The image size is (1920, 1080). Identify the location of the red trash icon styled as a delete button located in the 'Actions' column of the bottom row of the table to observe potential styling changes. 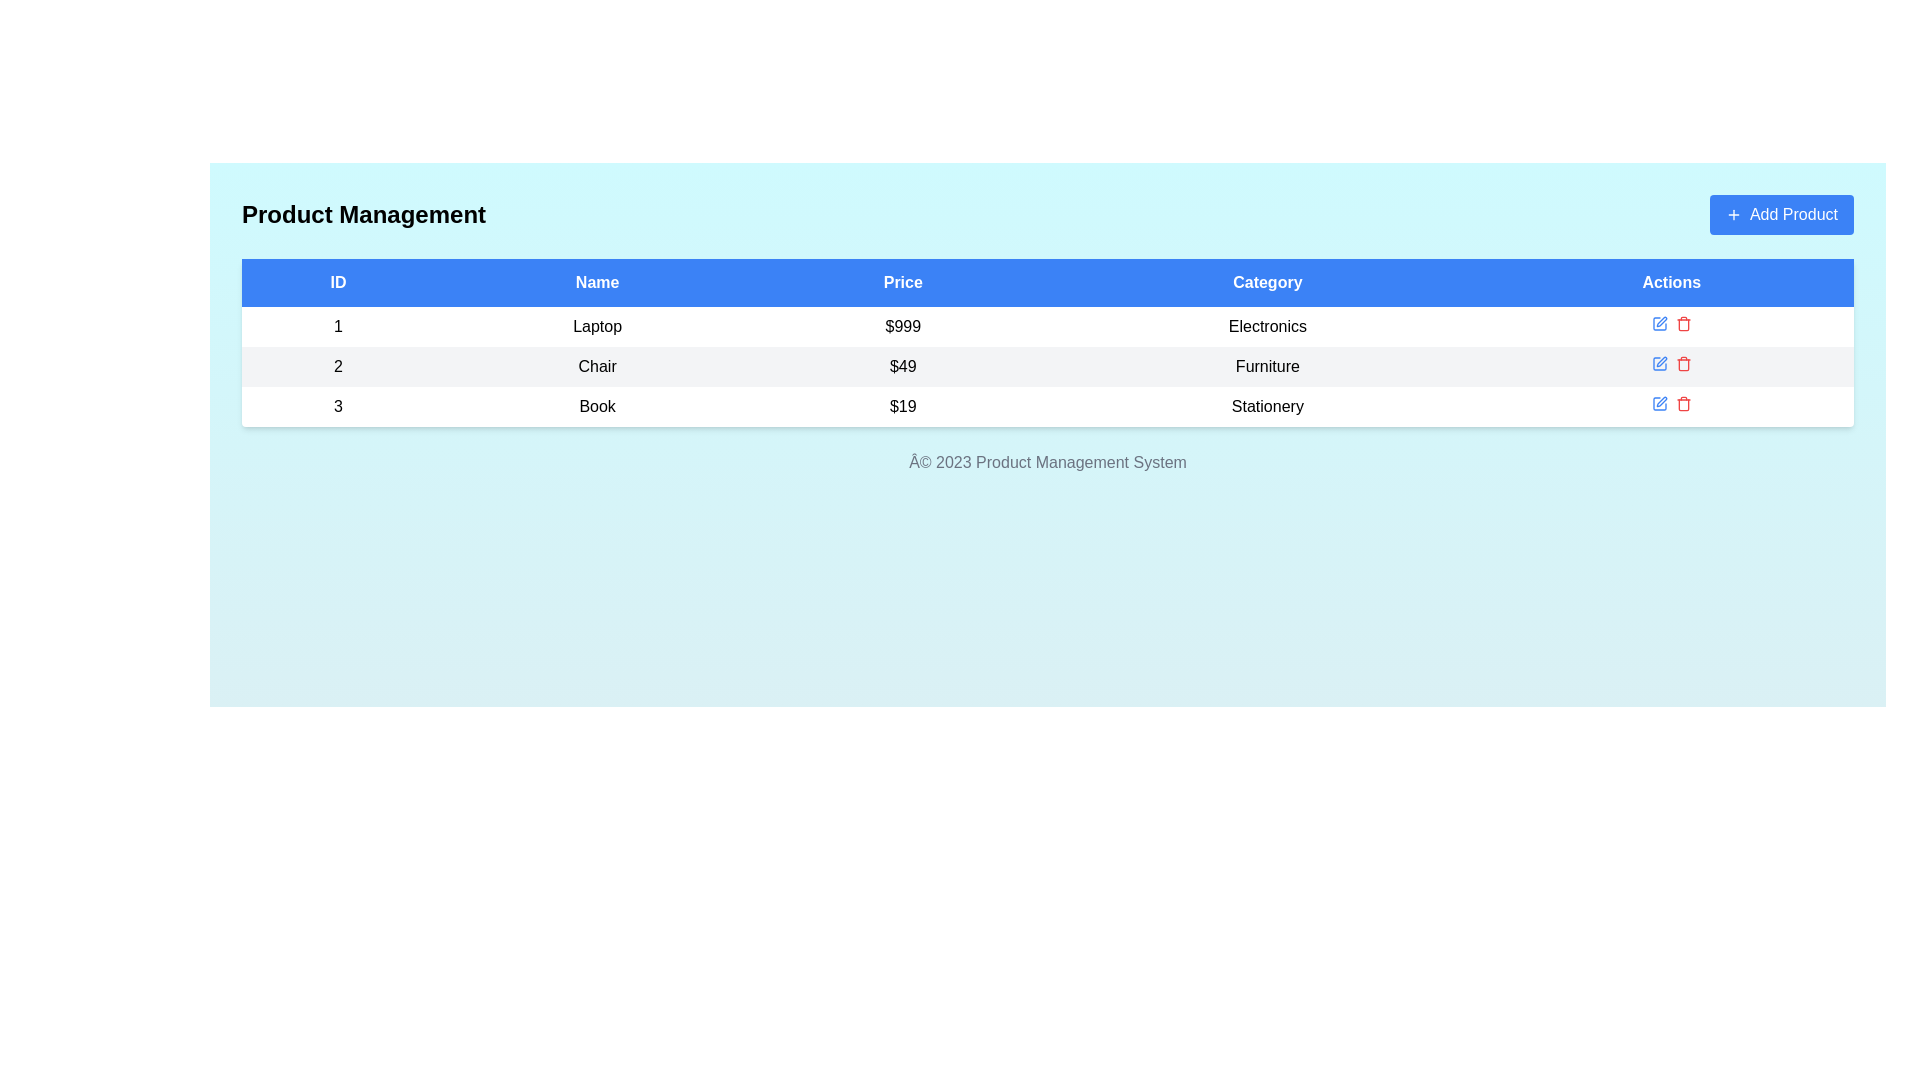
(1682, 404).